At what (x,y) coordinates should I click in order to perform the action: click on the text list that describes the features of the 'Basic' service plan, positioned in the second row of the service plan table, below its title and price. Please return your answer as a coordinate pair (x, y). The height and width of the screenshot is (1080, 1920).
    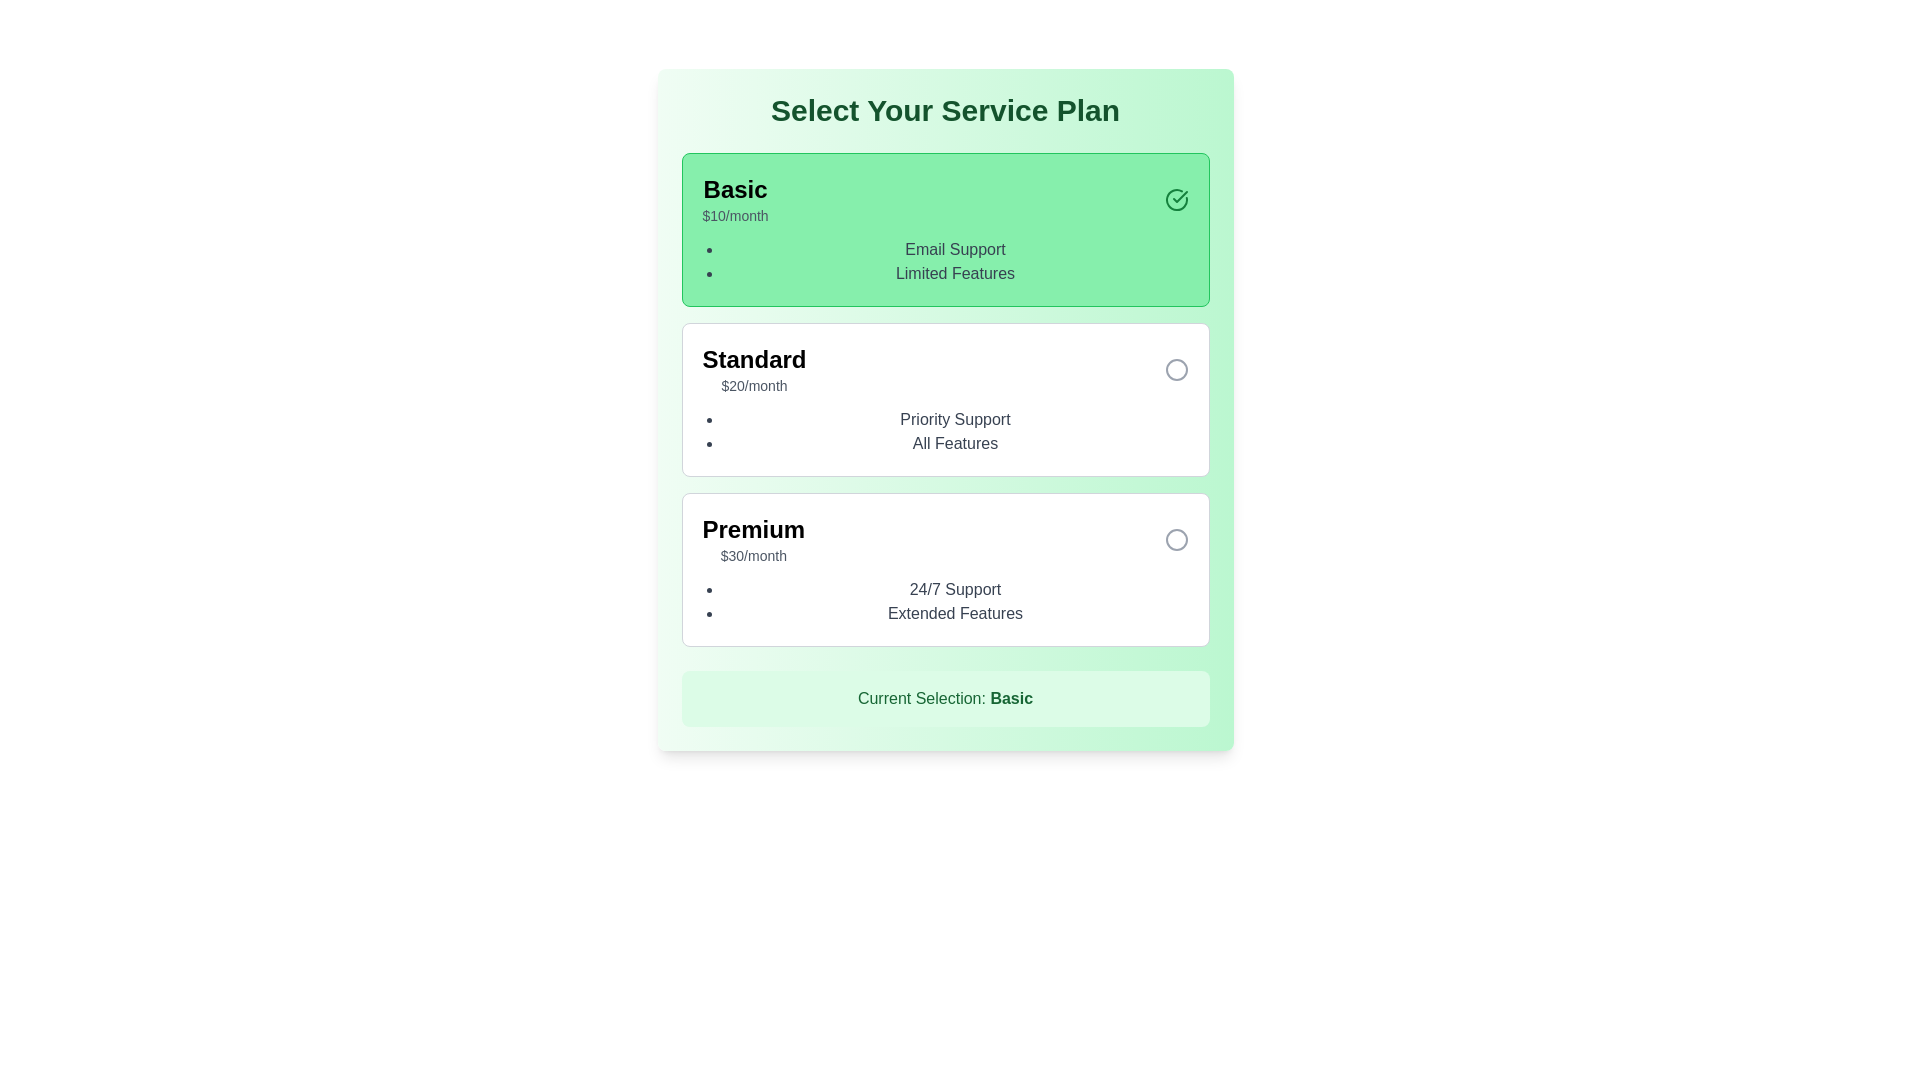
    Looking at the image, I should click on (944, 261).